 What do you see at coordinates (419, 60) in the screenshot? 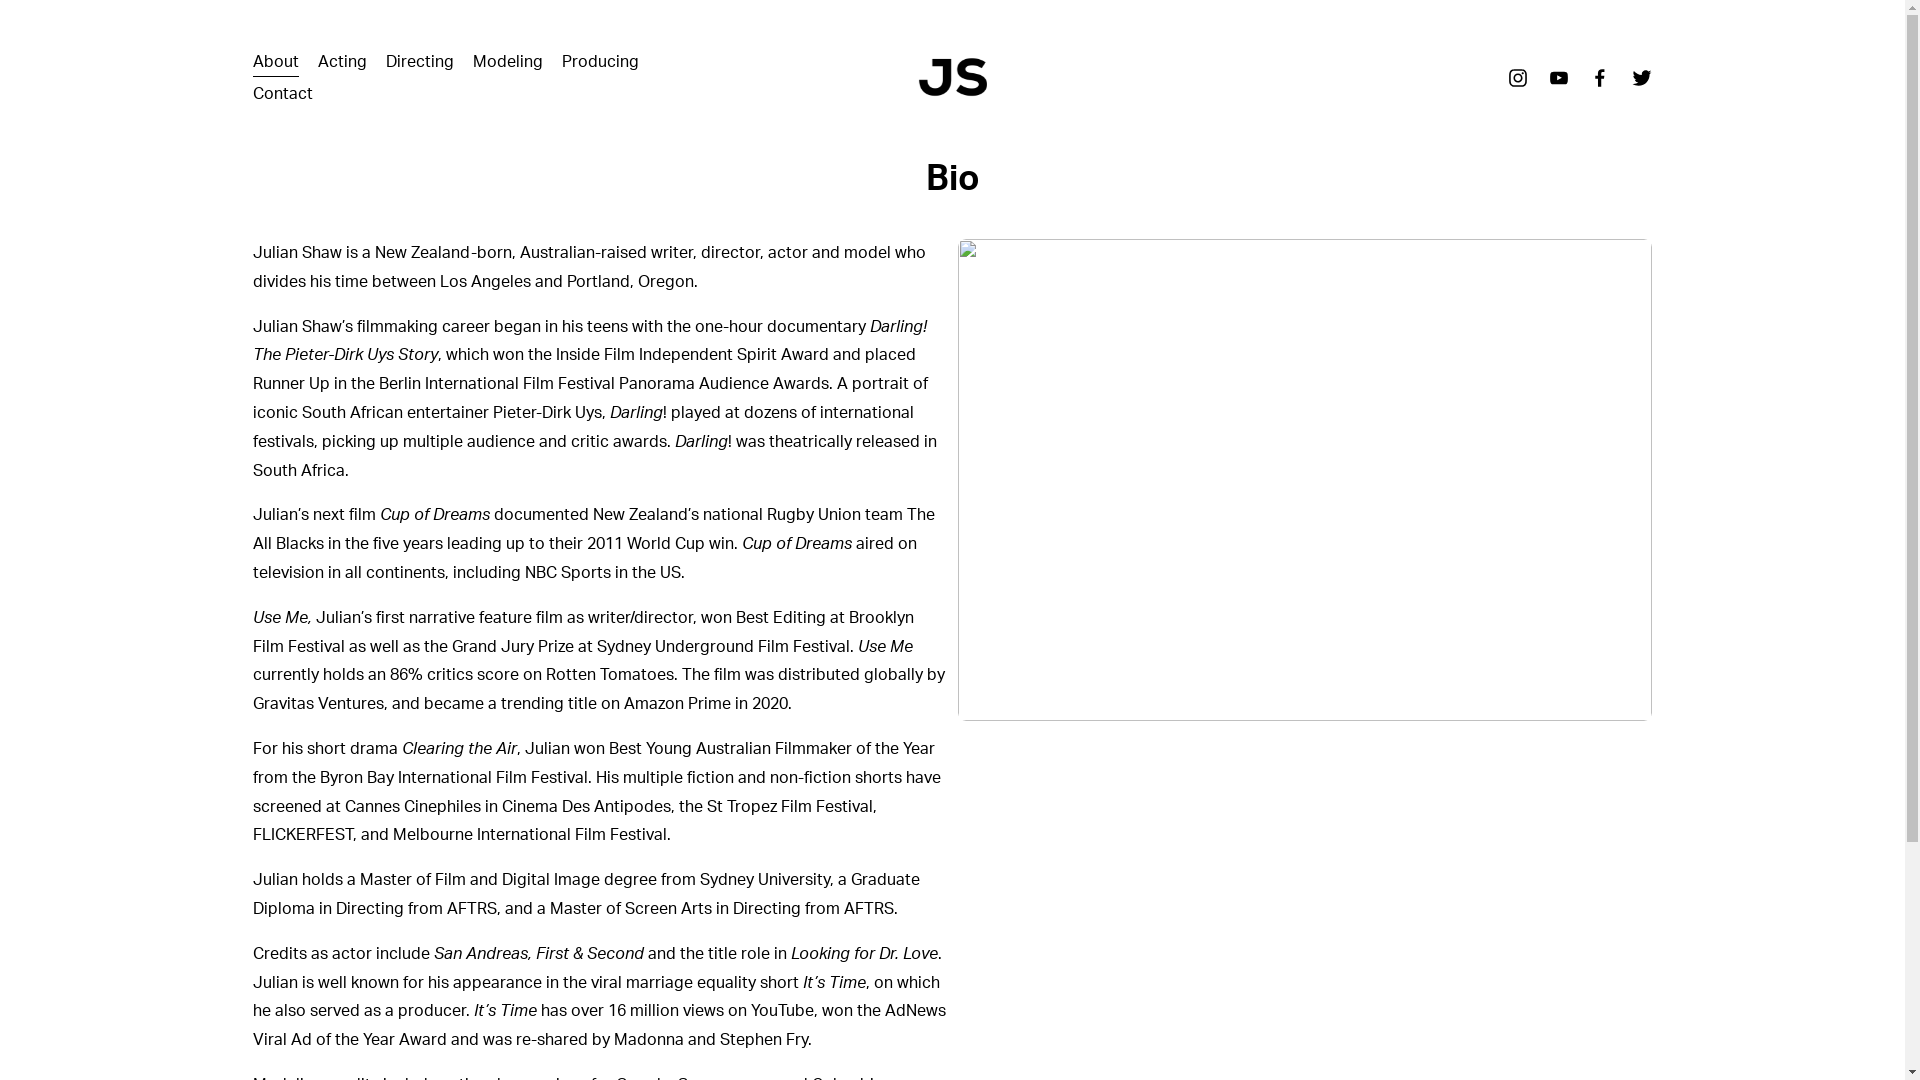
I see `'Directing'` at bounding box center [419, 60].